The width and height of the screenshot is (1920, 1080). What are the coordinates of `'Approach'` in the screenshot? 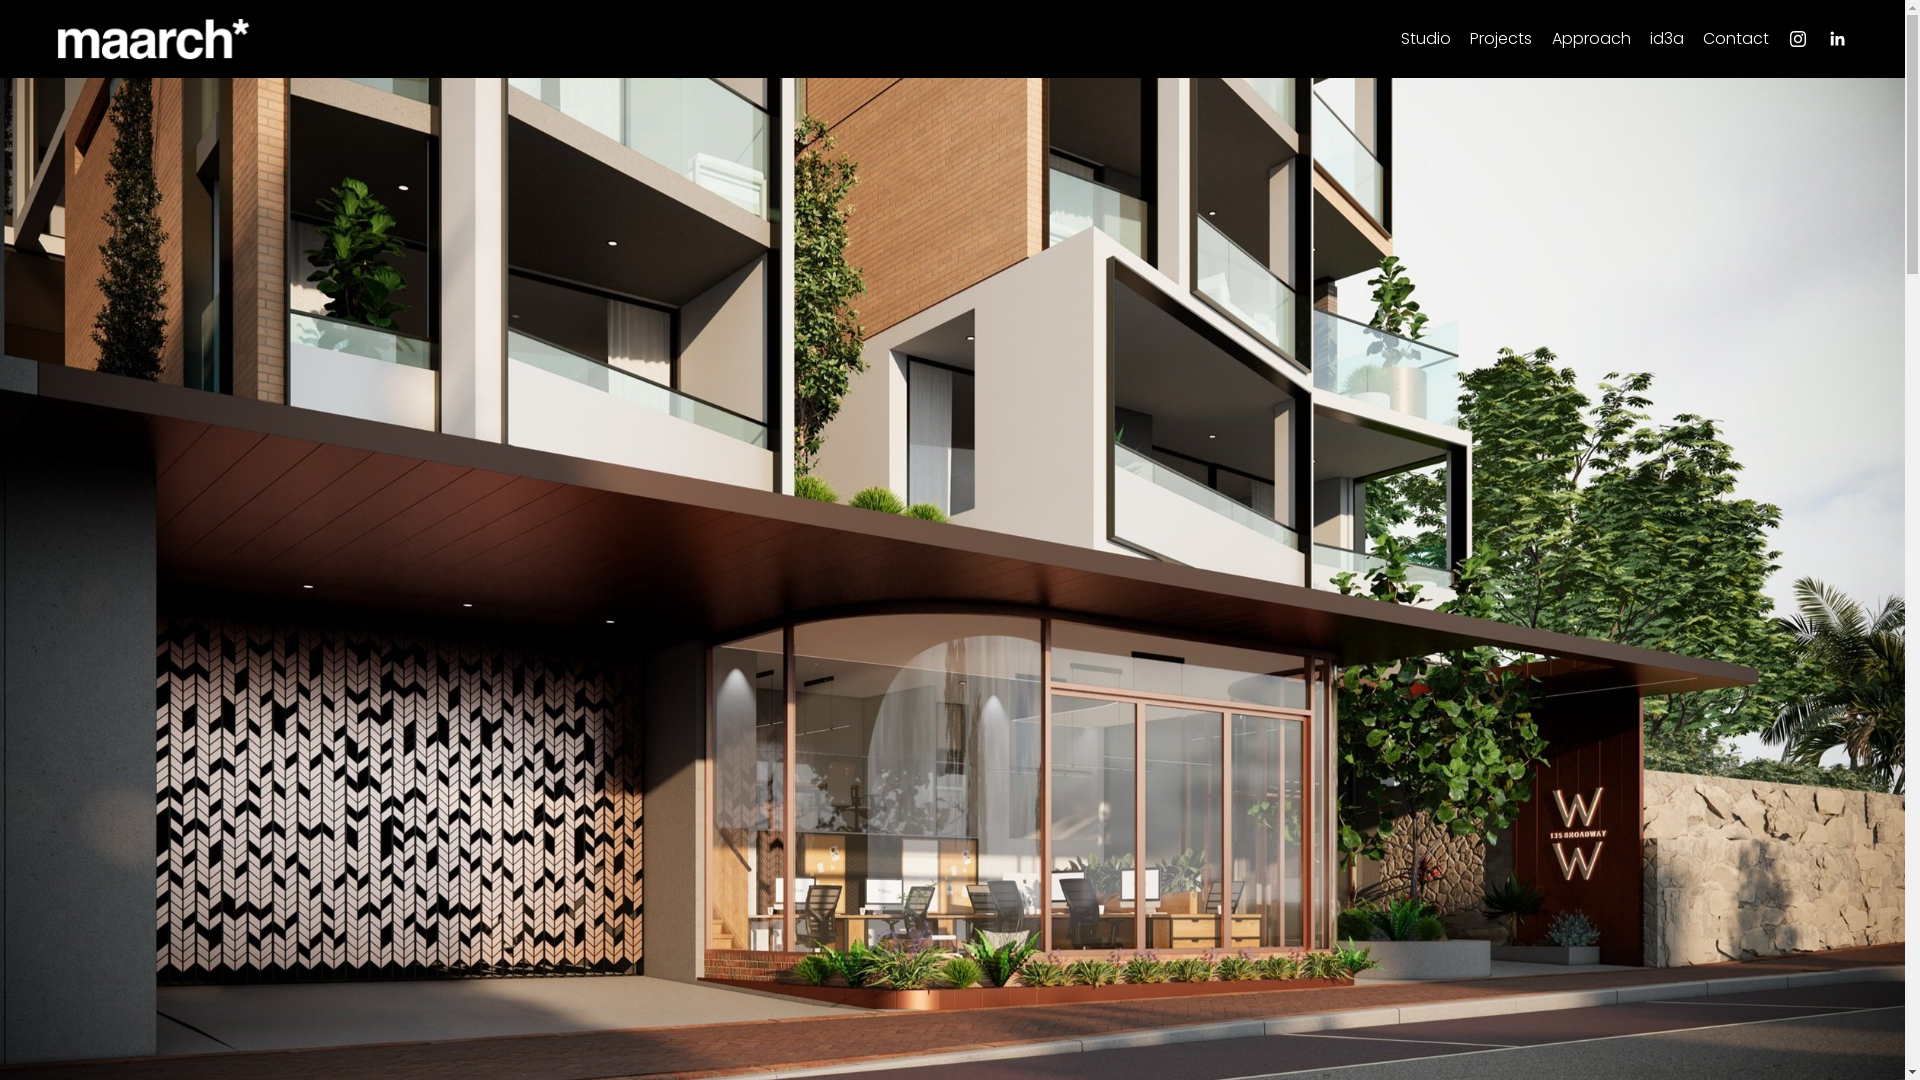 It's located at (1590, 38).